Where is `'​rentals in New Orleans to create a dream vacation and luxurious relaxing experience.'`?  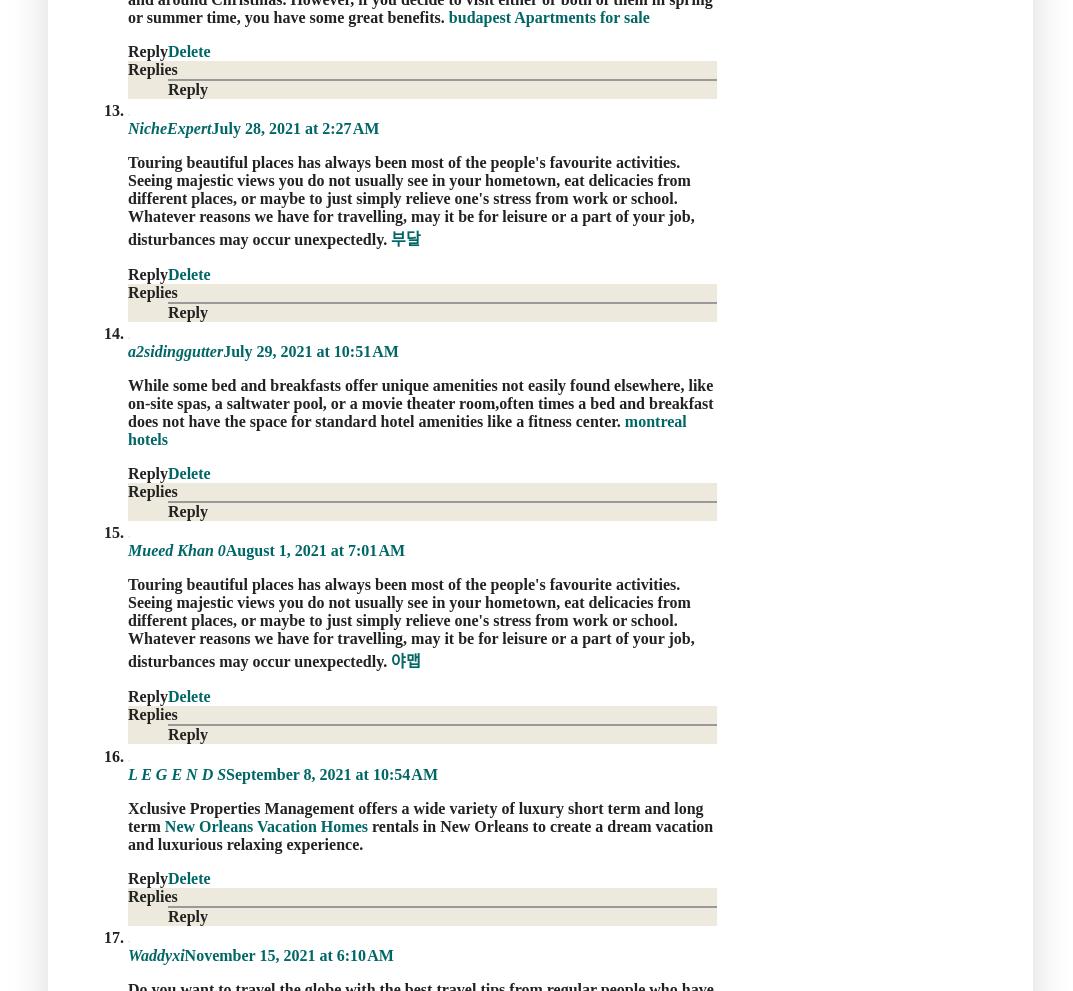
'​rentals in New Orleans to create a dream vacation and luxurious relaxing experience.' is located at coordinates (420, 833).